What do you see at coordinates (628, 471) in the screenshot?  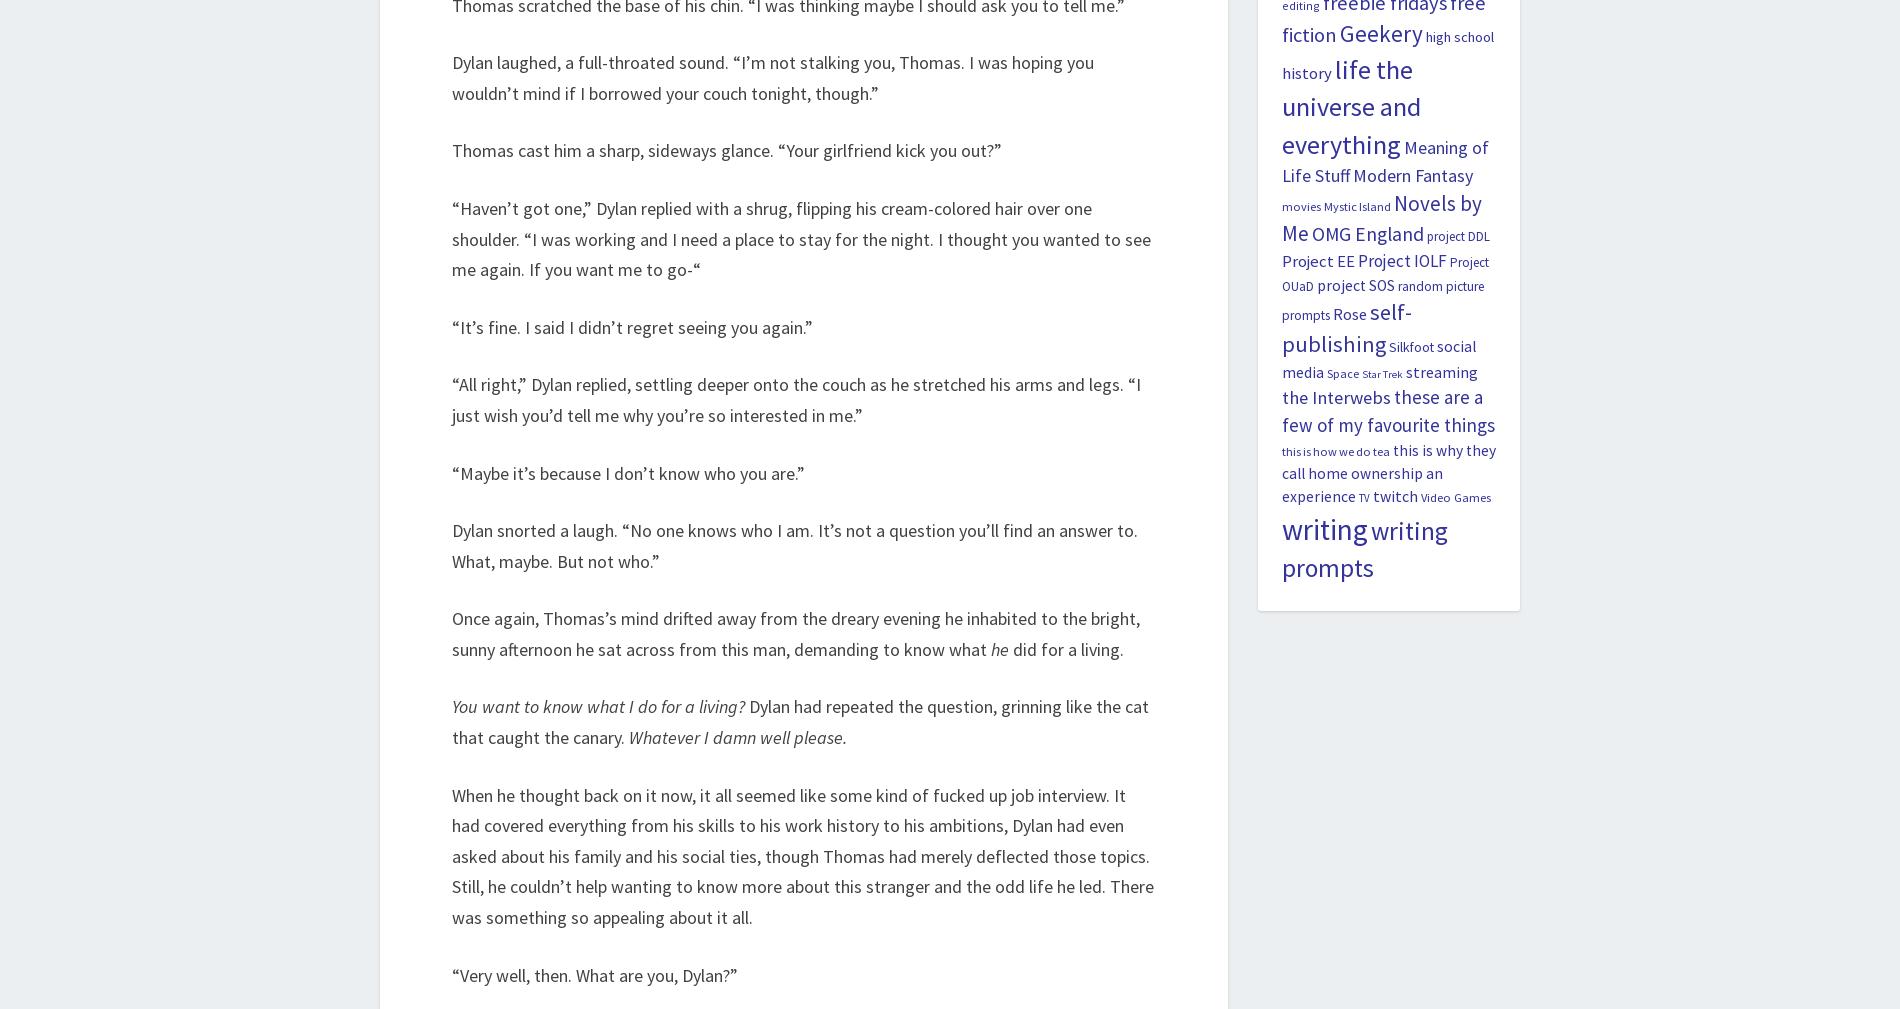 I see `'“Maybe it’s because I don’t know who you are.”'` at bounding box center [628, 471].